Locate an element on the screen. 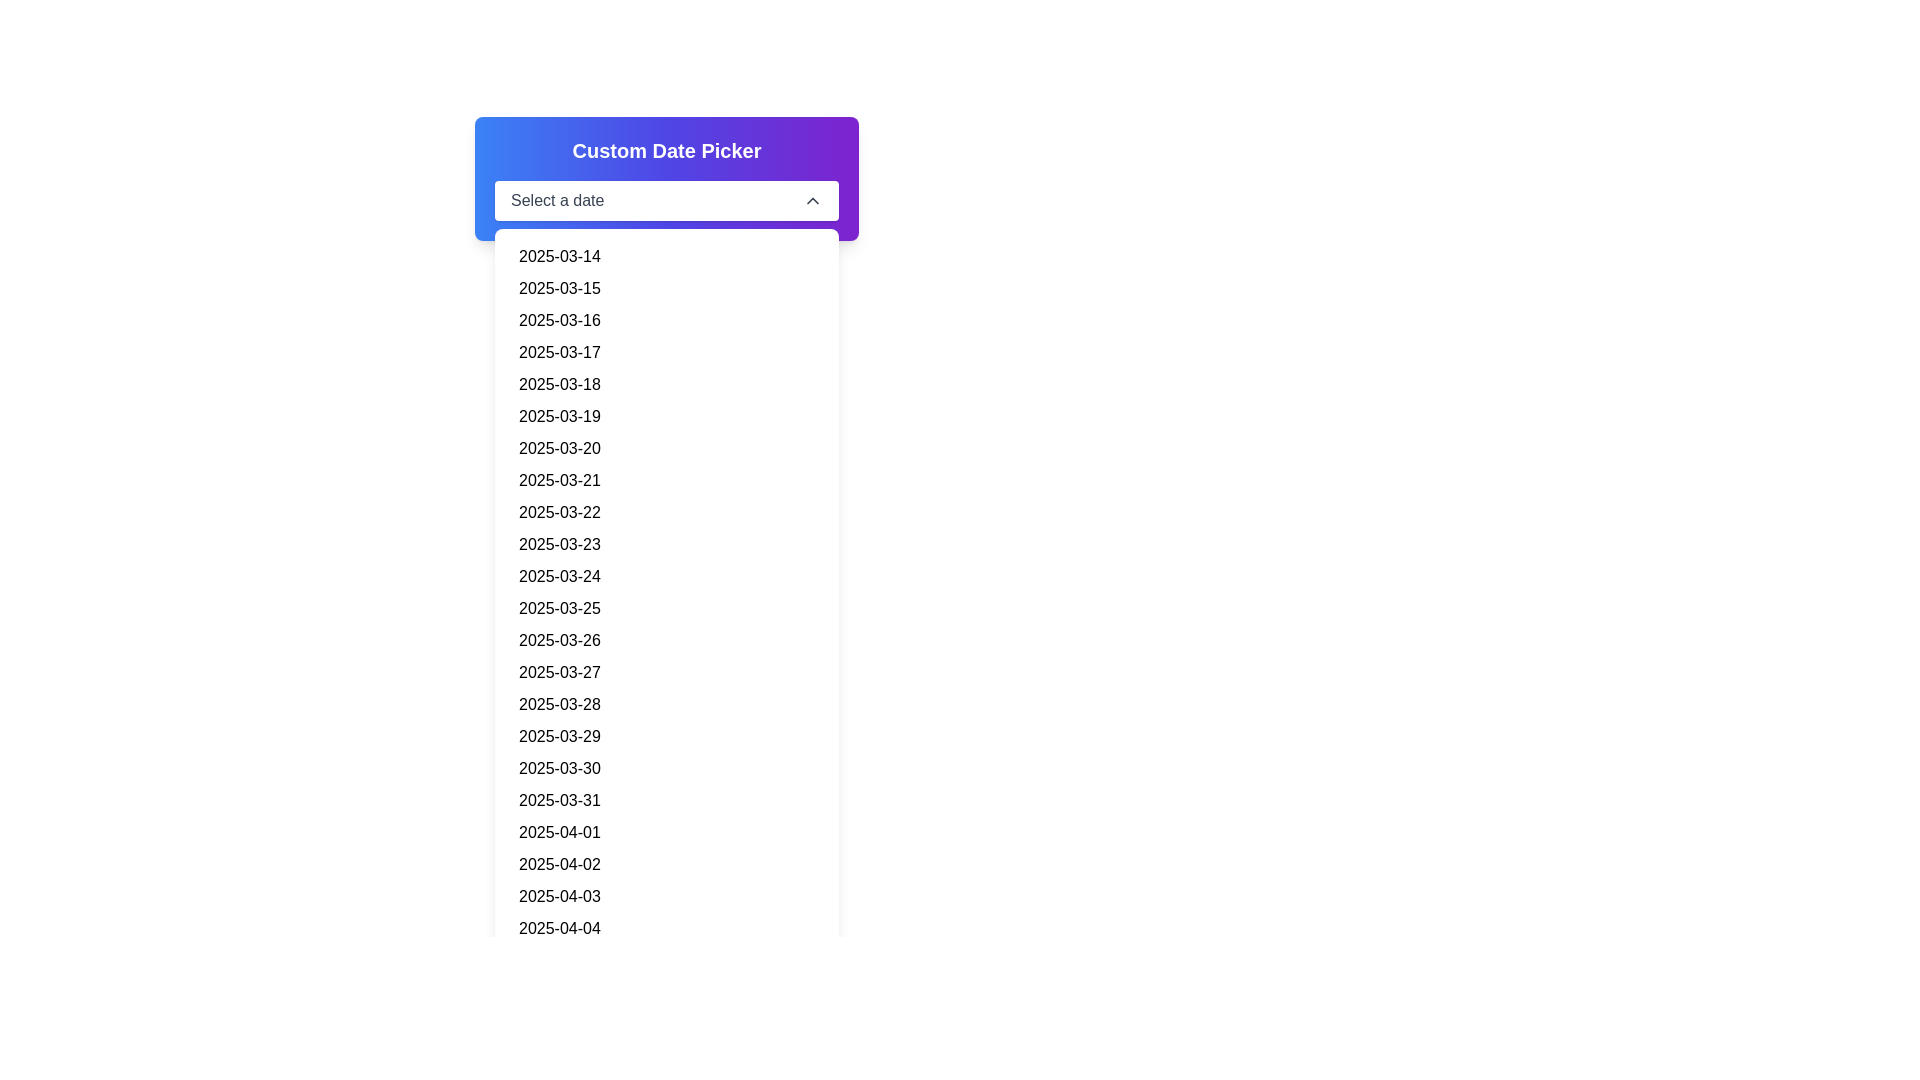  the selectable list item displaying the date '2025-04-04', which is the 22nd item in the dropdown list is located at coordinates (667, 929).